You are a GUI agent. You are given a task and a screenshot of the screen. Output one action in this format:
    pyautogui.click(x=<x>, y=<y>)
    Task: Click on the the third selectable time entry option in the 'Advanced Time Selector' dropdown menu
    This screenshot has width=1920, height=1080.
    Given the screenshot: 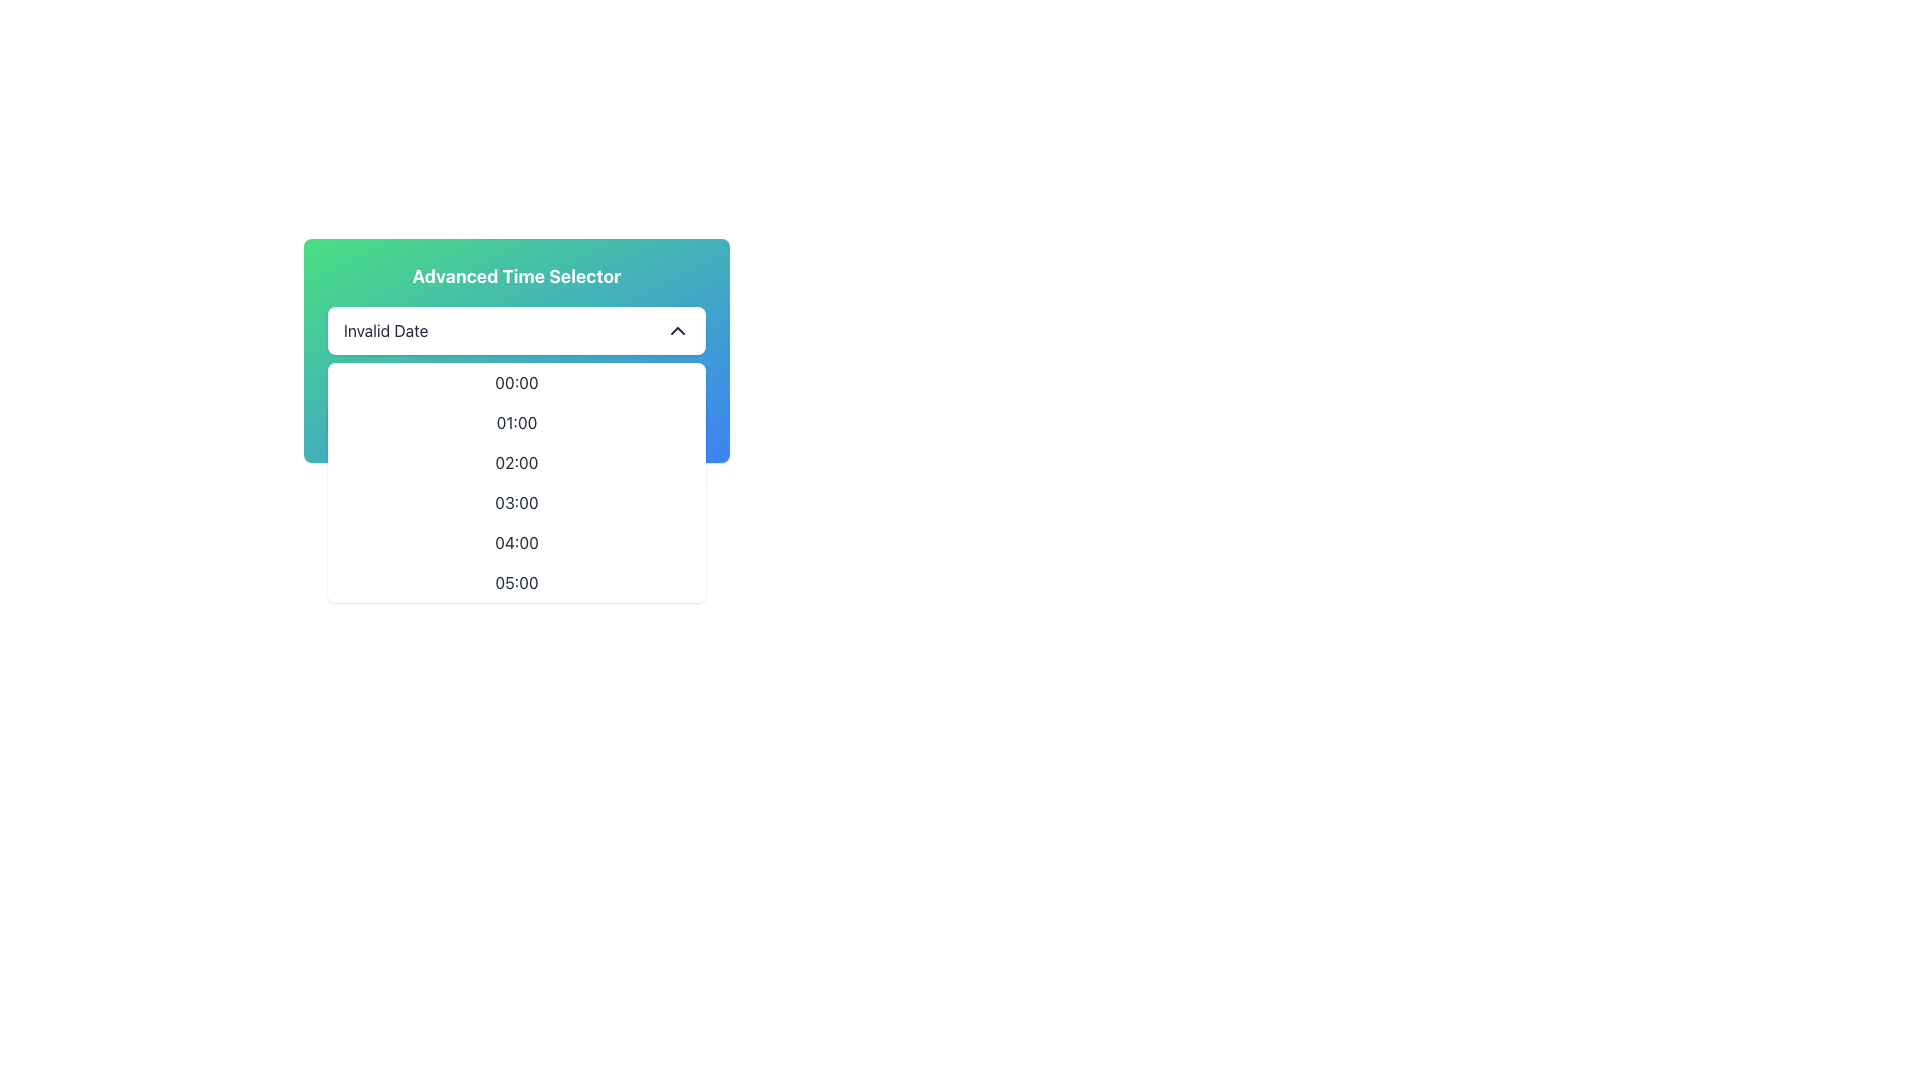 What is the action you would take?
    pyautogui.click(x=517, y=462)
    